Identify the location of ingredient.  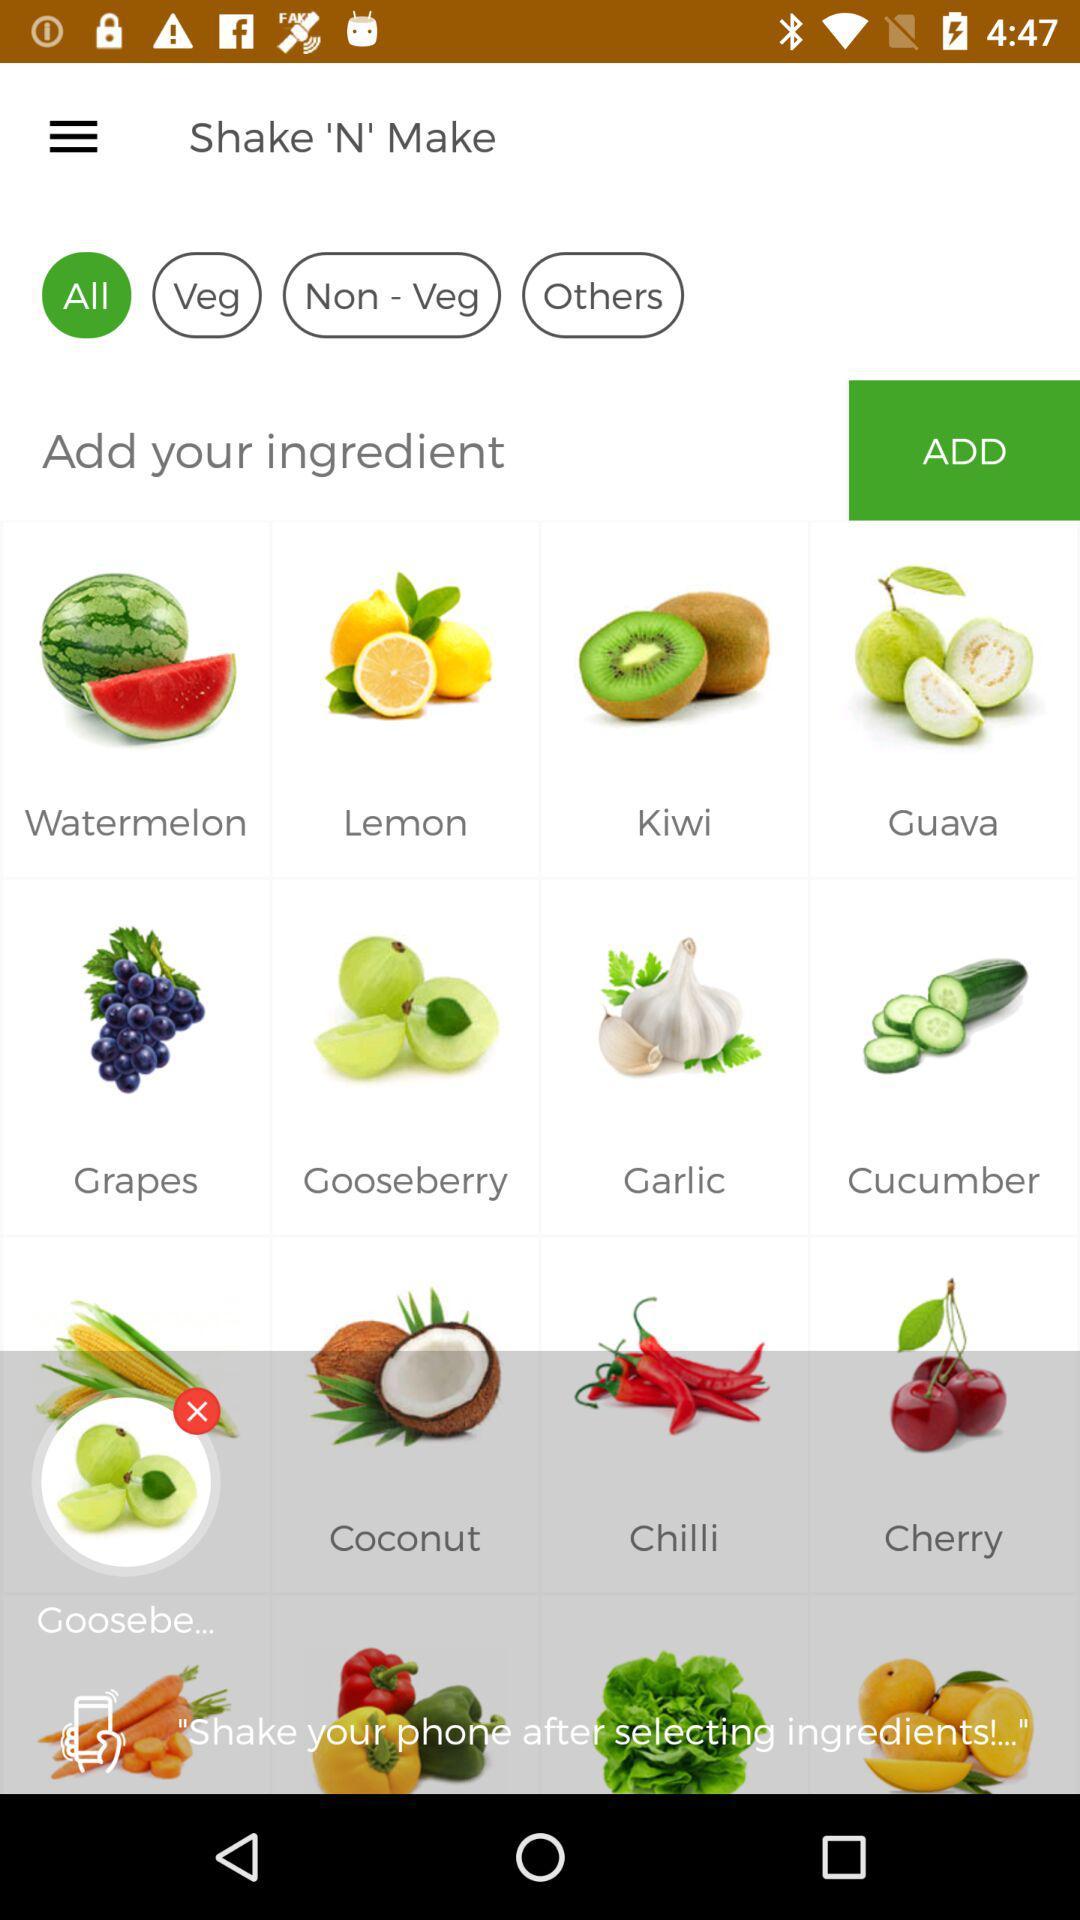
(423, 449).